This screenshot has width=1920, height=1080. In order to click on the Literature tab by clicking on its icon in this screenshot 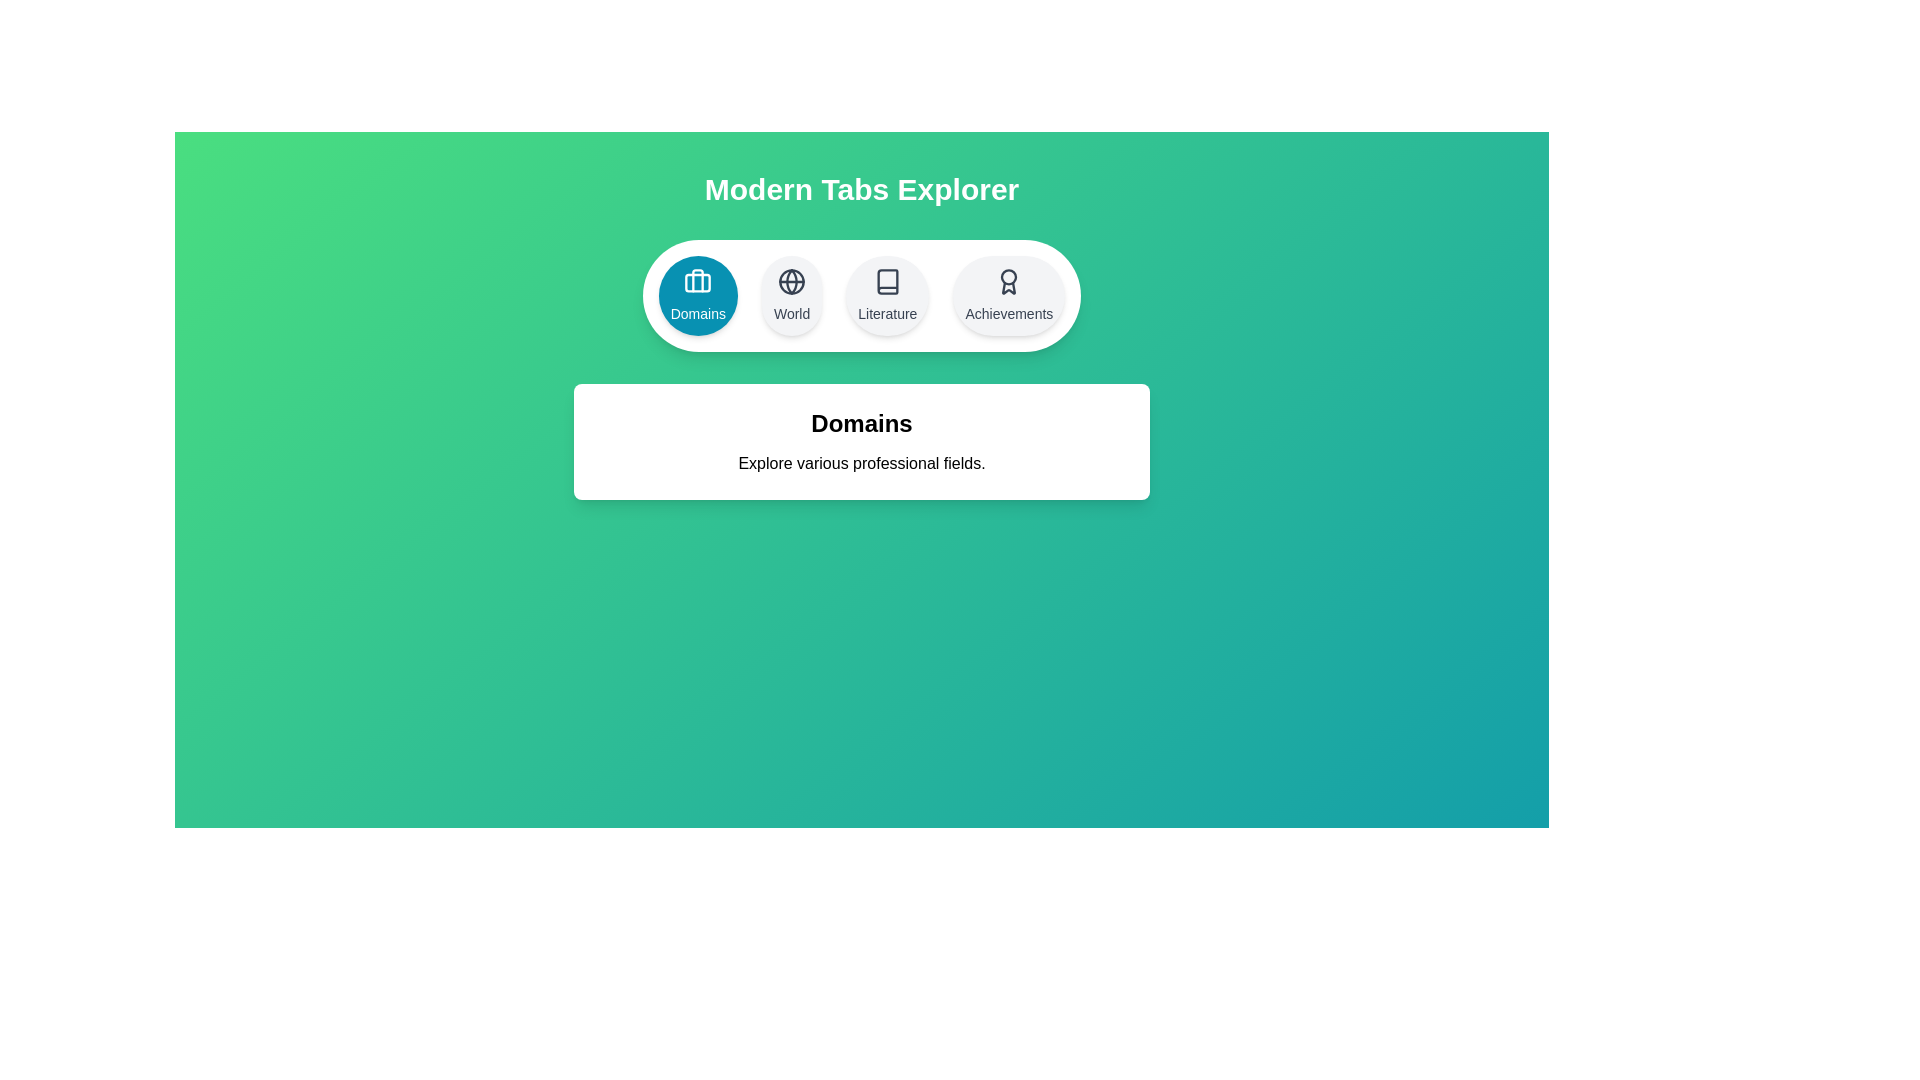, I will do `click(886, 296)`.